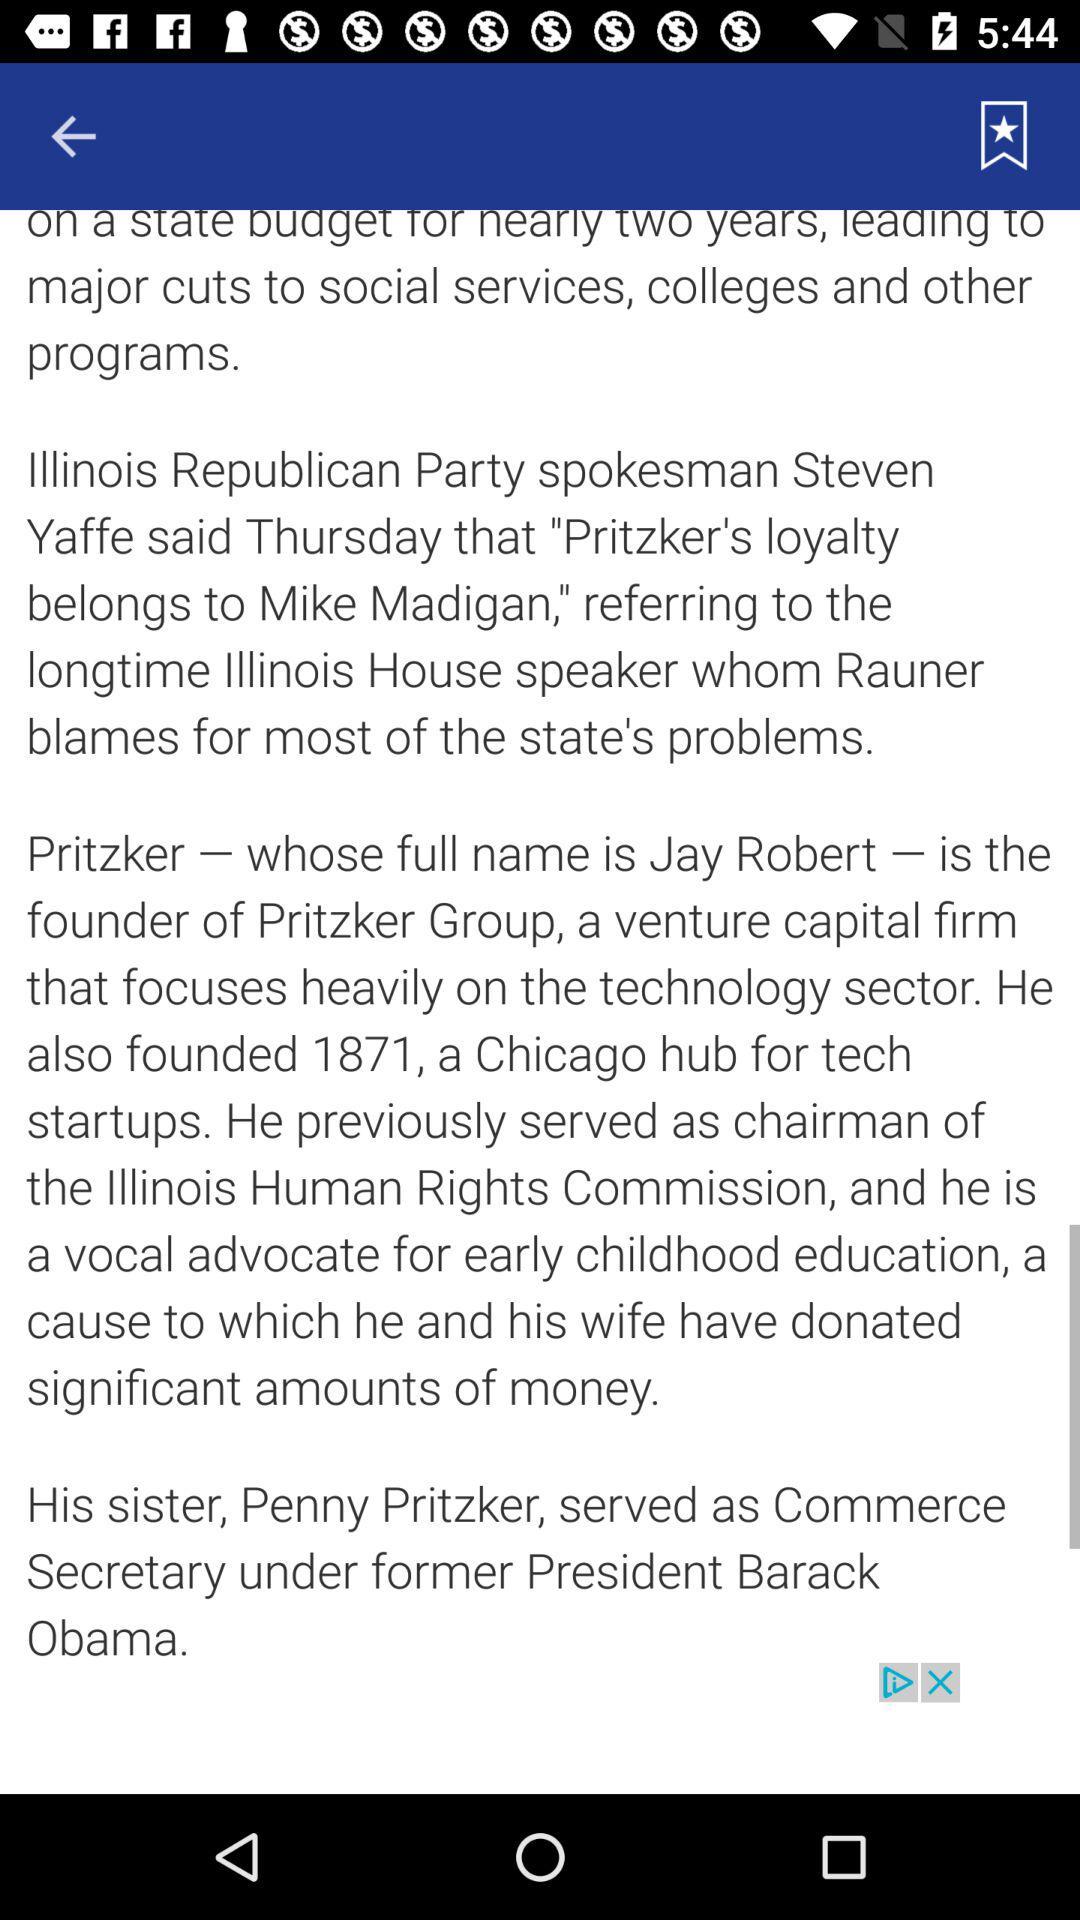 This screenshot has height=1920, width=1080. Describe the element at coordinates (72, 135) in the screenshot. I see `the arrow_backward icon` at that location.